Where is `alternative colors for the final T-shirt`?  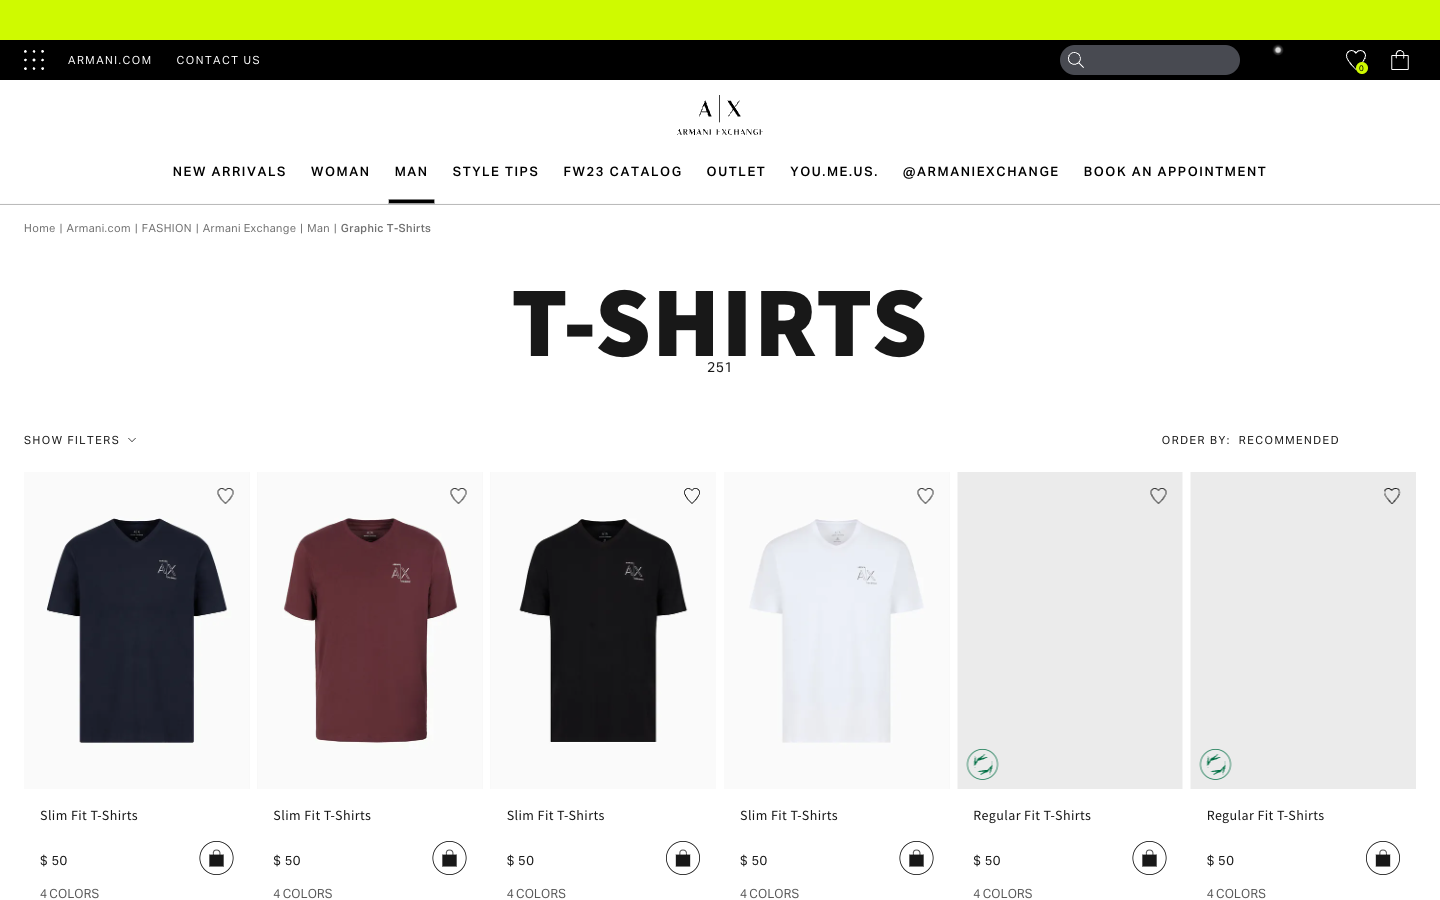
alternative colors for the final T-shirt is located at coordinates (1235, 892).